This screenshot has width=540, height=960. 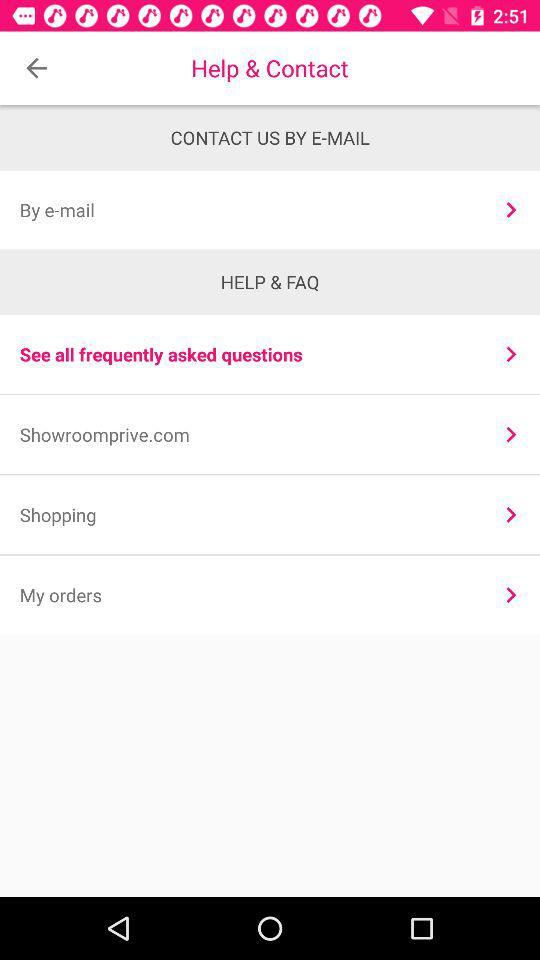 What do you see at coordinates (511, 434) in the screenshot?
I see `icon next to the showroomprive.com item` at bounding box center [511, 434].